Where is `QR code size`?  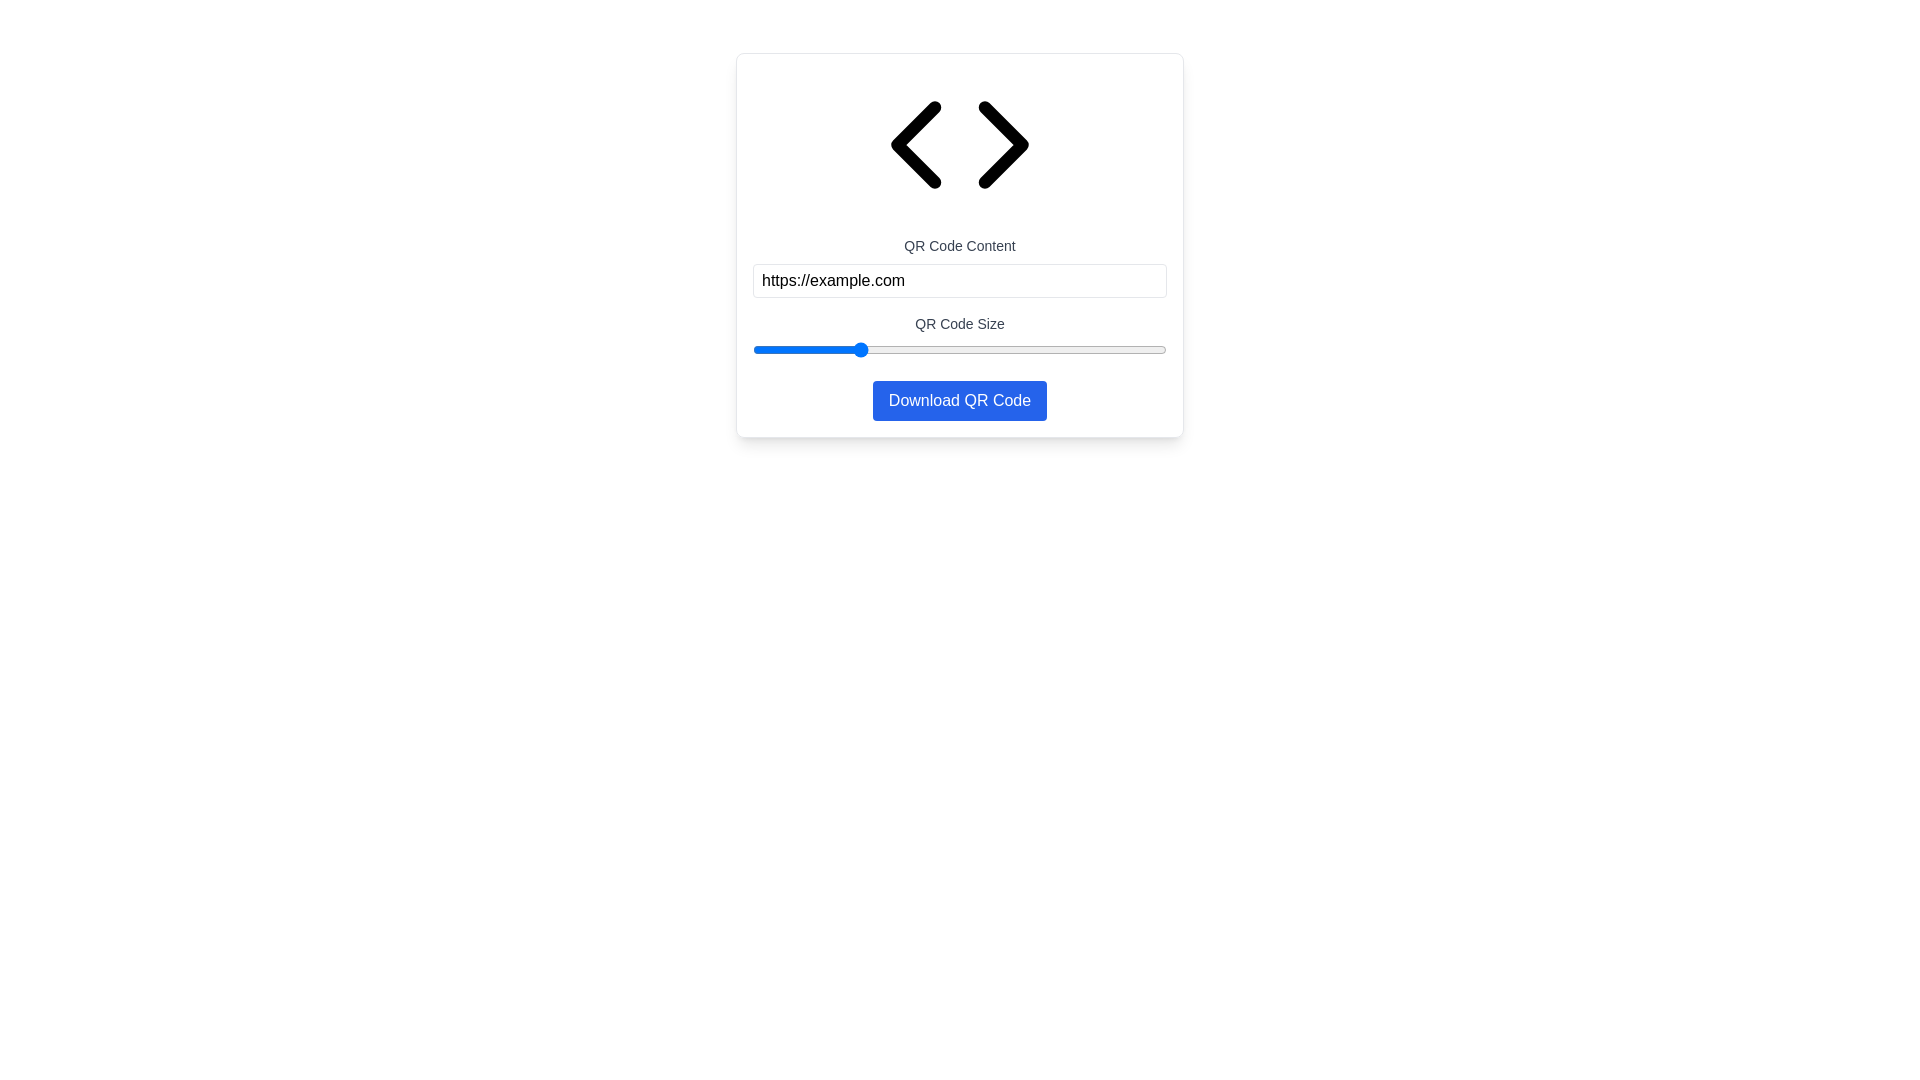 QR code size is located at coordinates (1054, 349).